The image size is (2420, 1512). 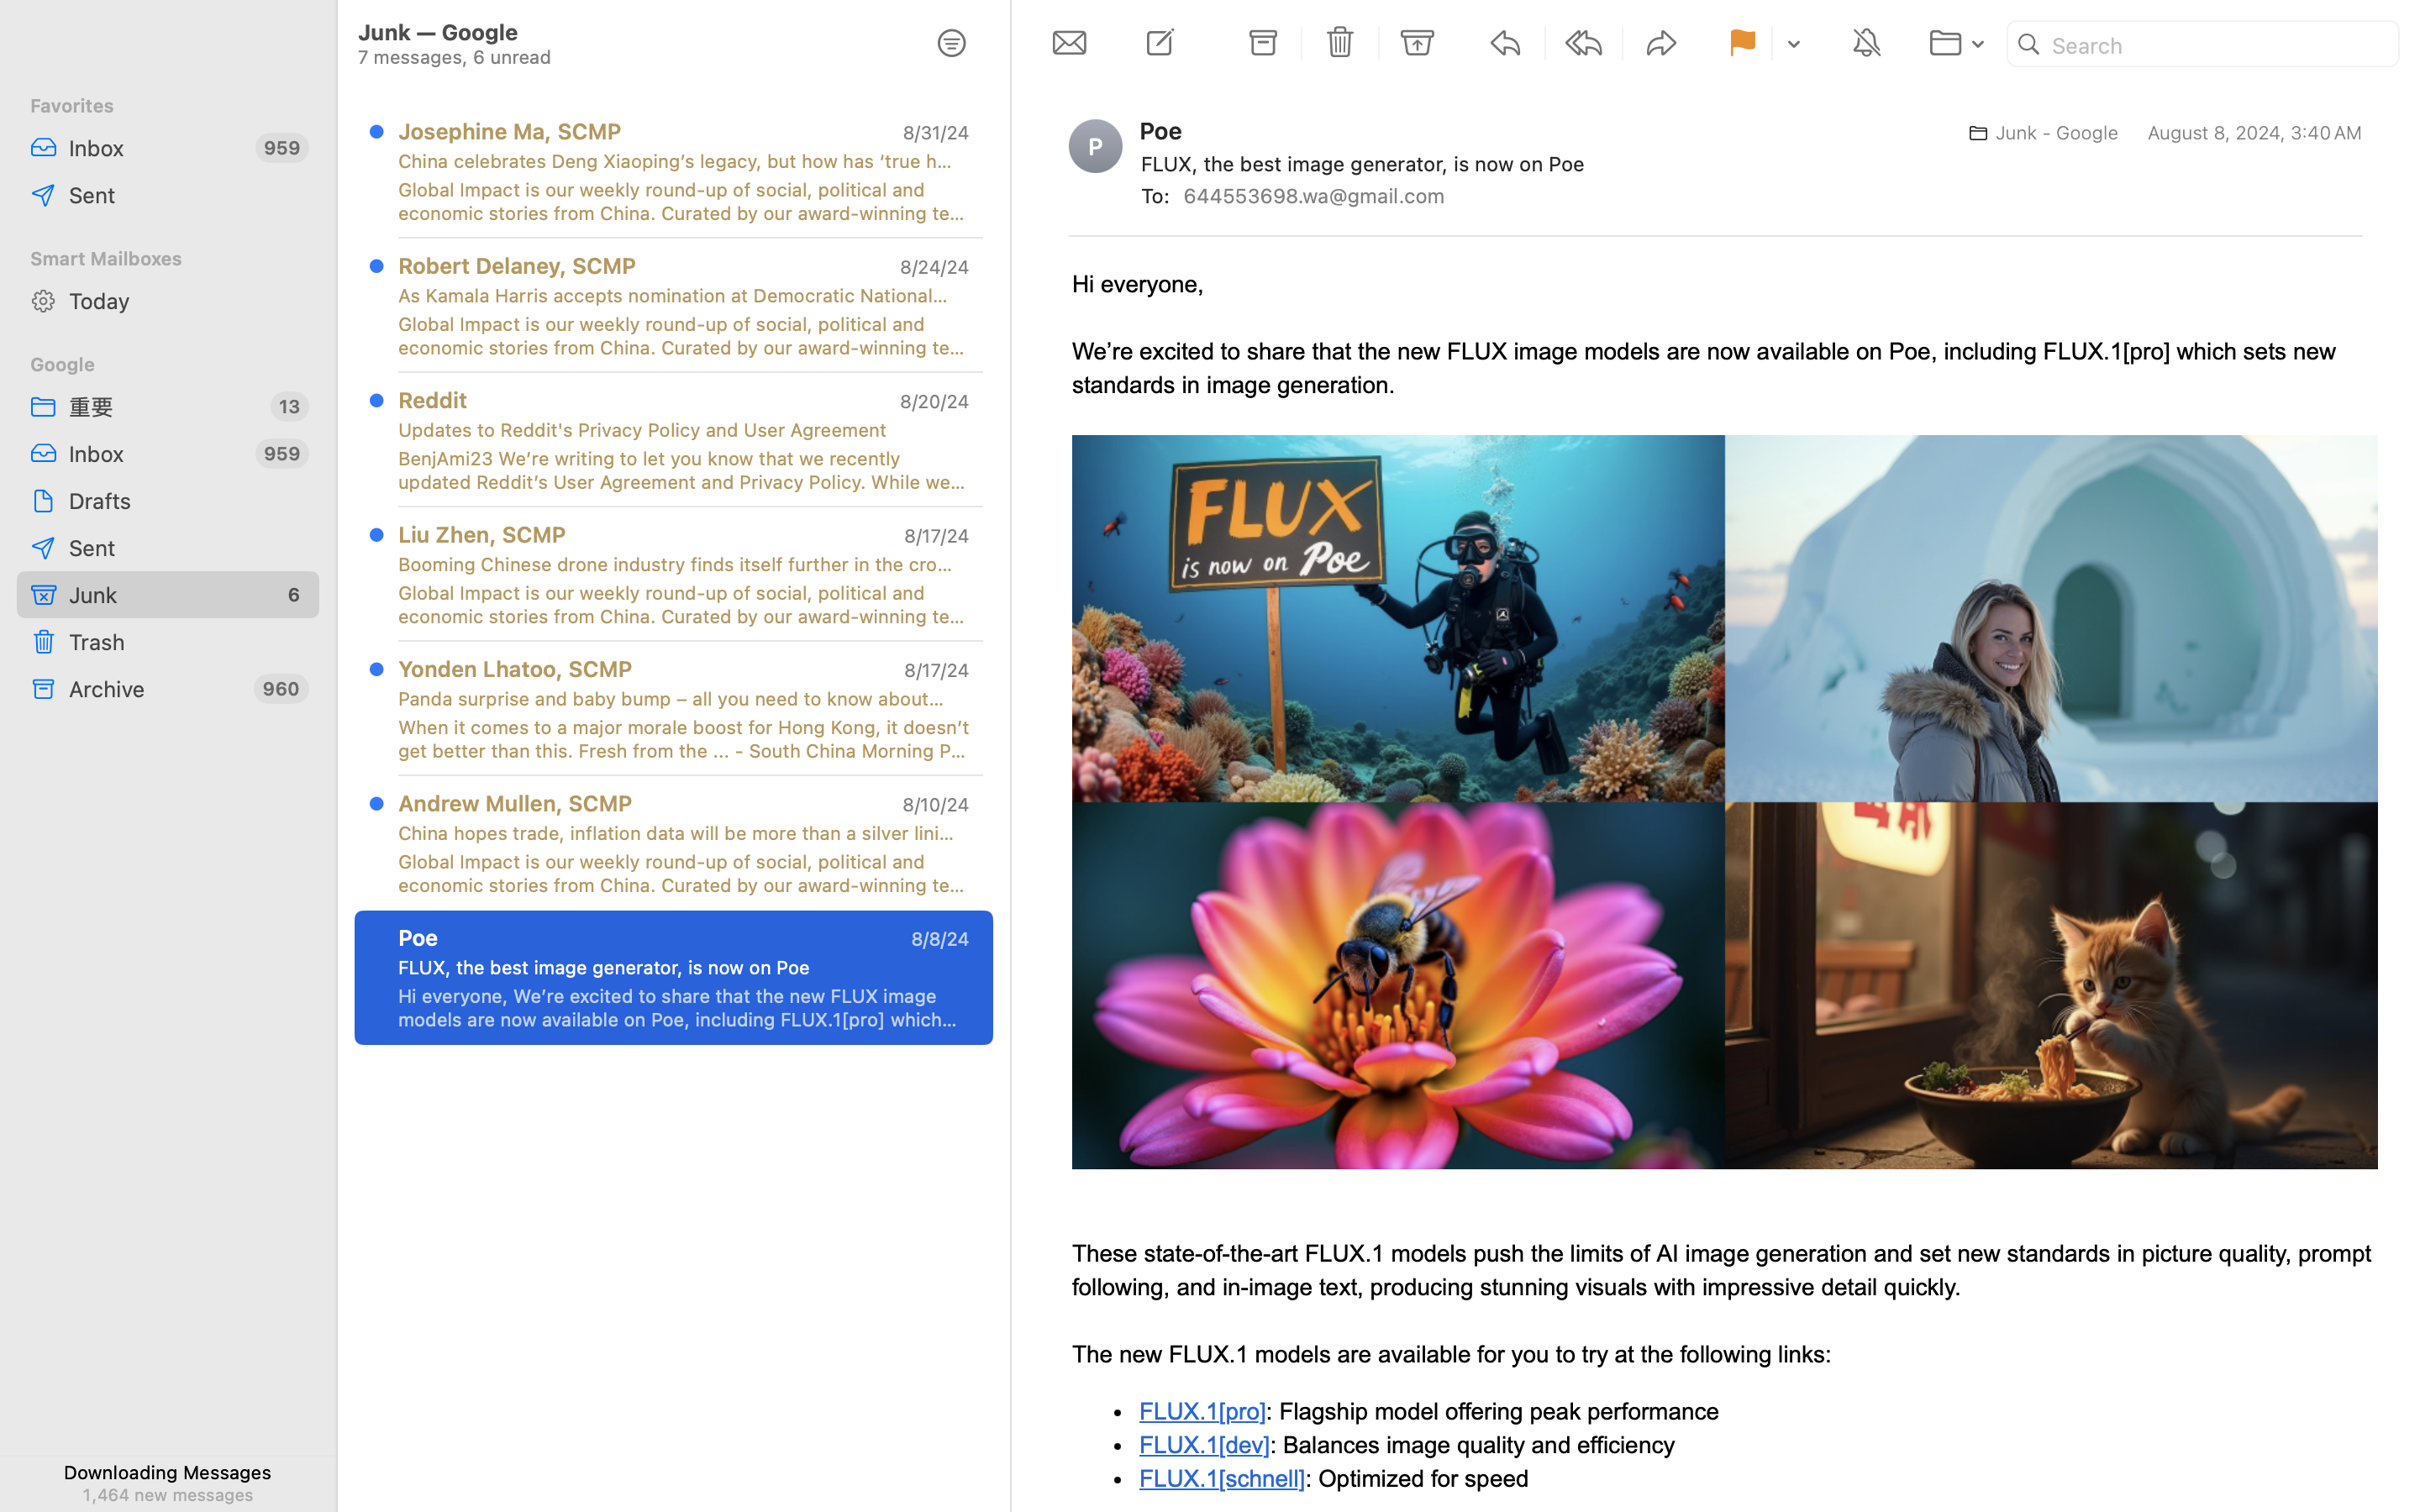 I want to click on '8/20/24', so click(x=934, y=401).